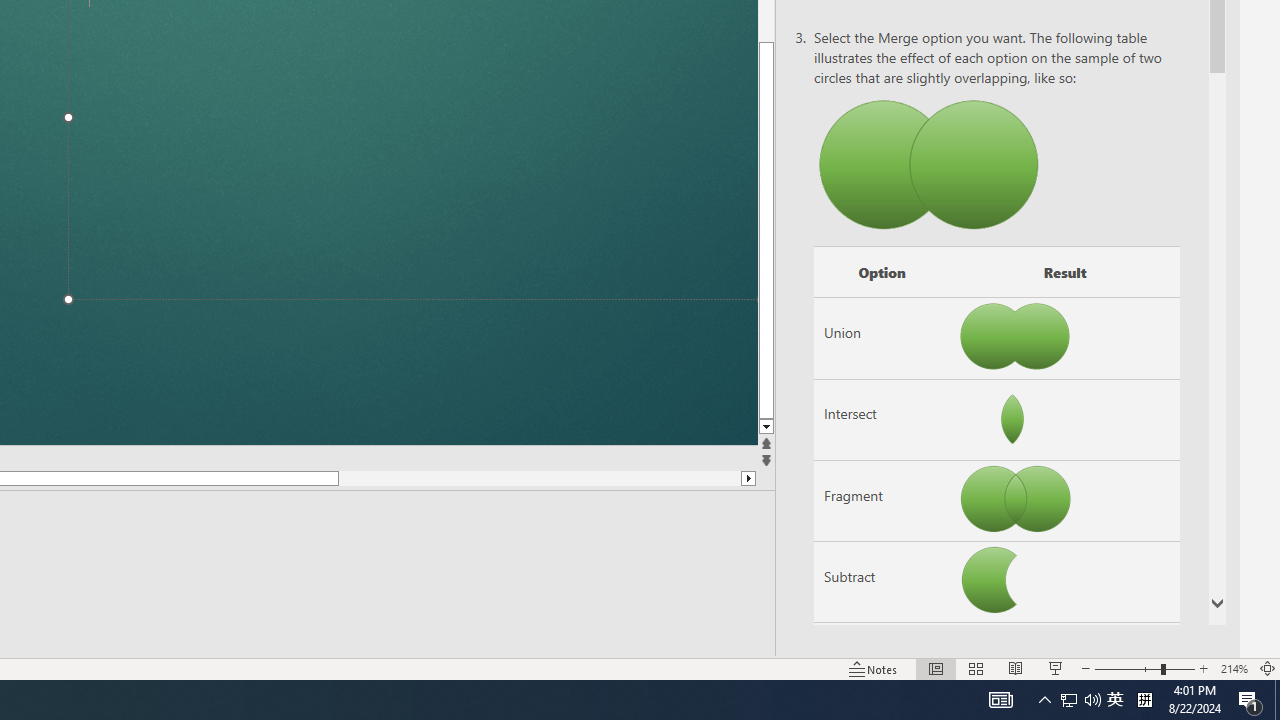 The image size is (1280, 720). I want to click on 'Normal', so click(935, 669).